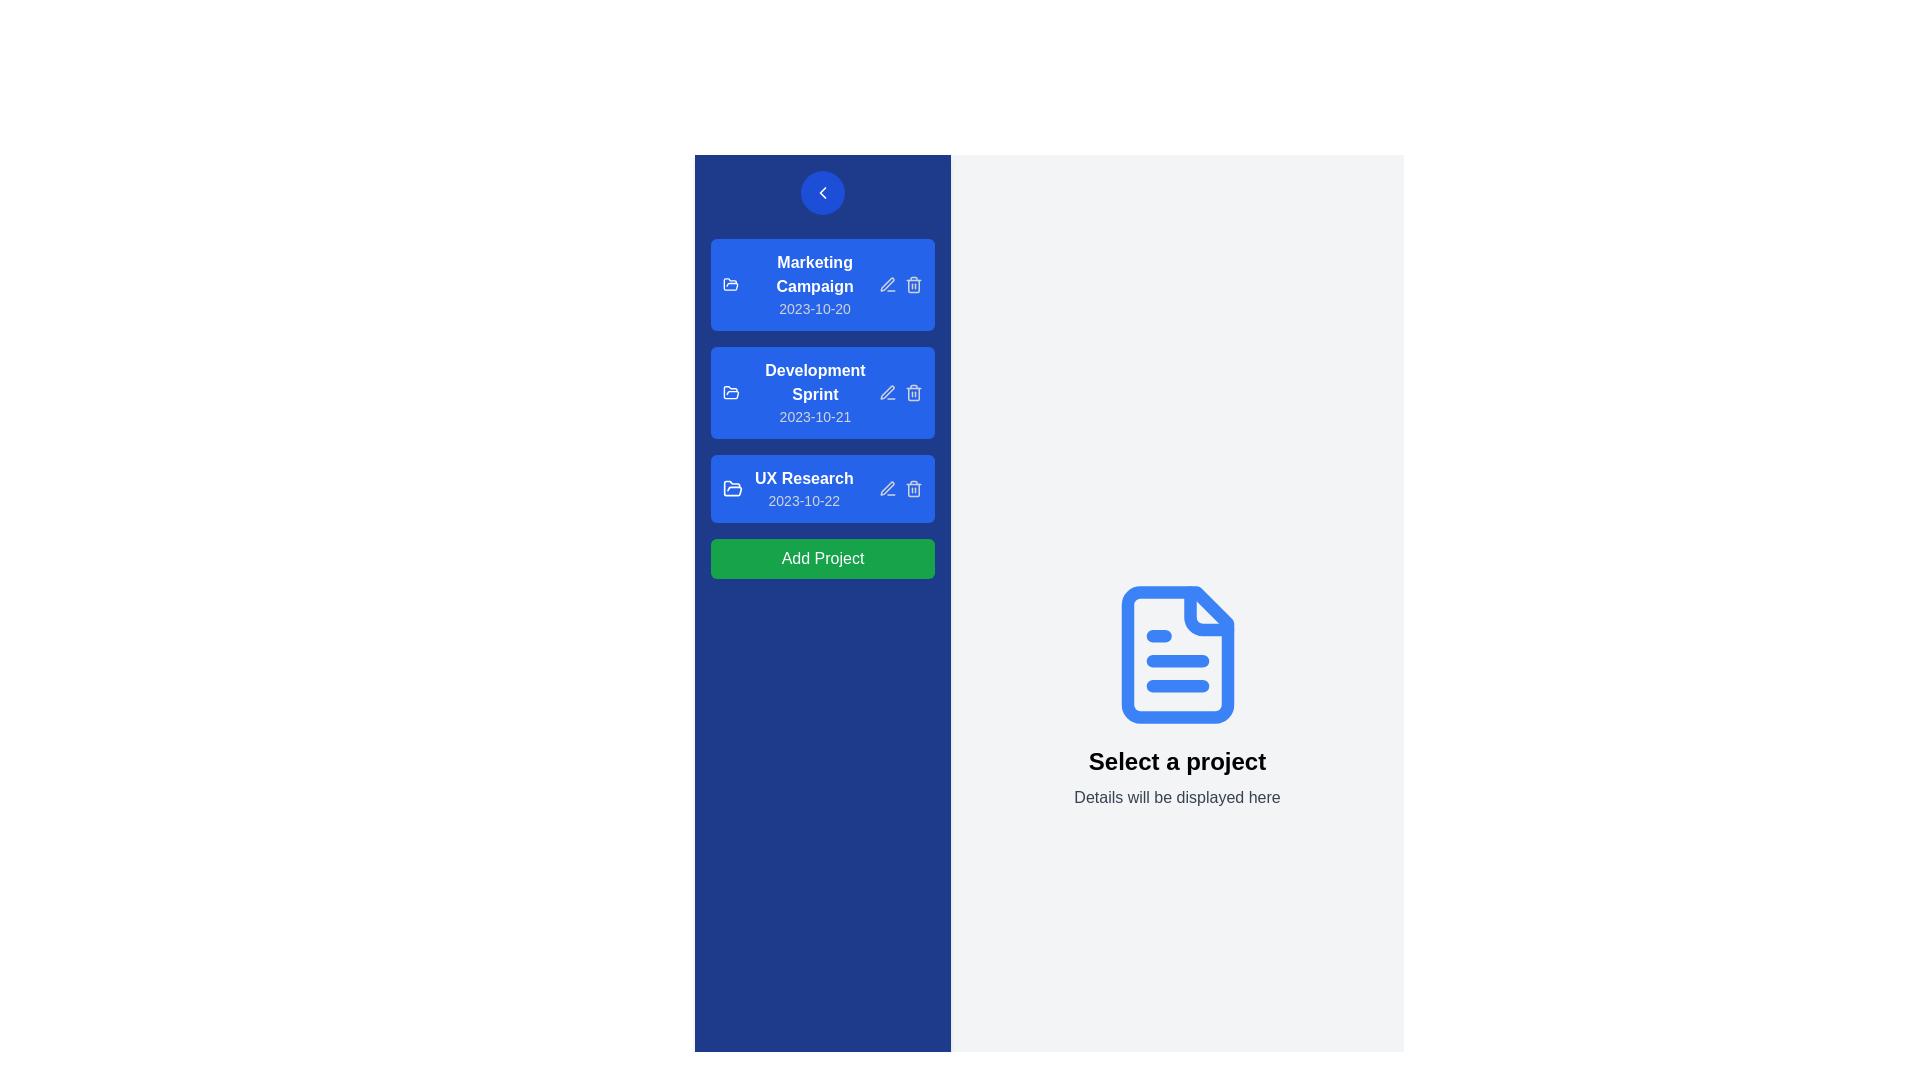  I want to click on the 'UX Research' project card, which has a blue background and is the third card in the vertical list of project entries, so click(787, 489).